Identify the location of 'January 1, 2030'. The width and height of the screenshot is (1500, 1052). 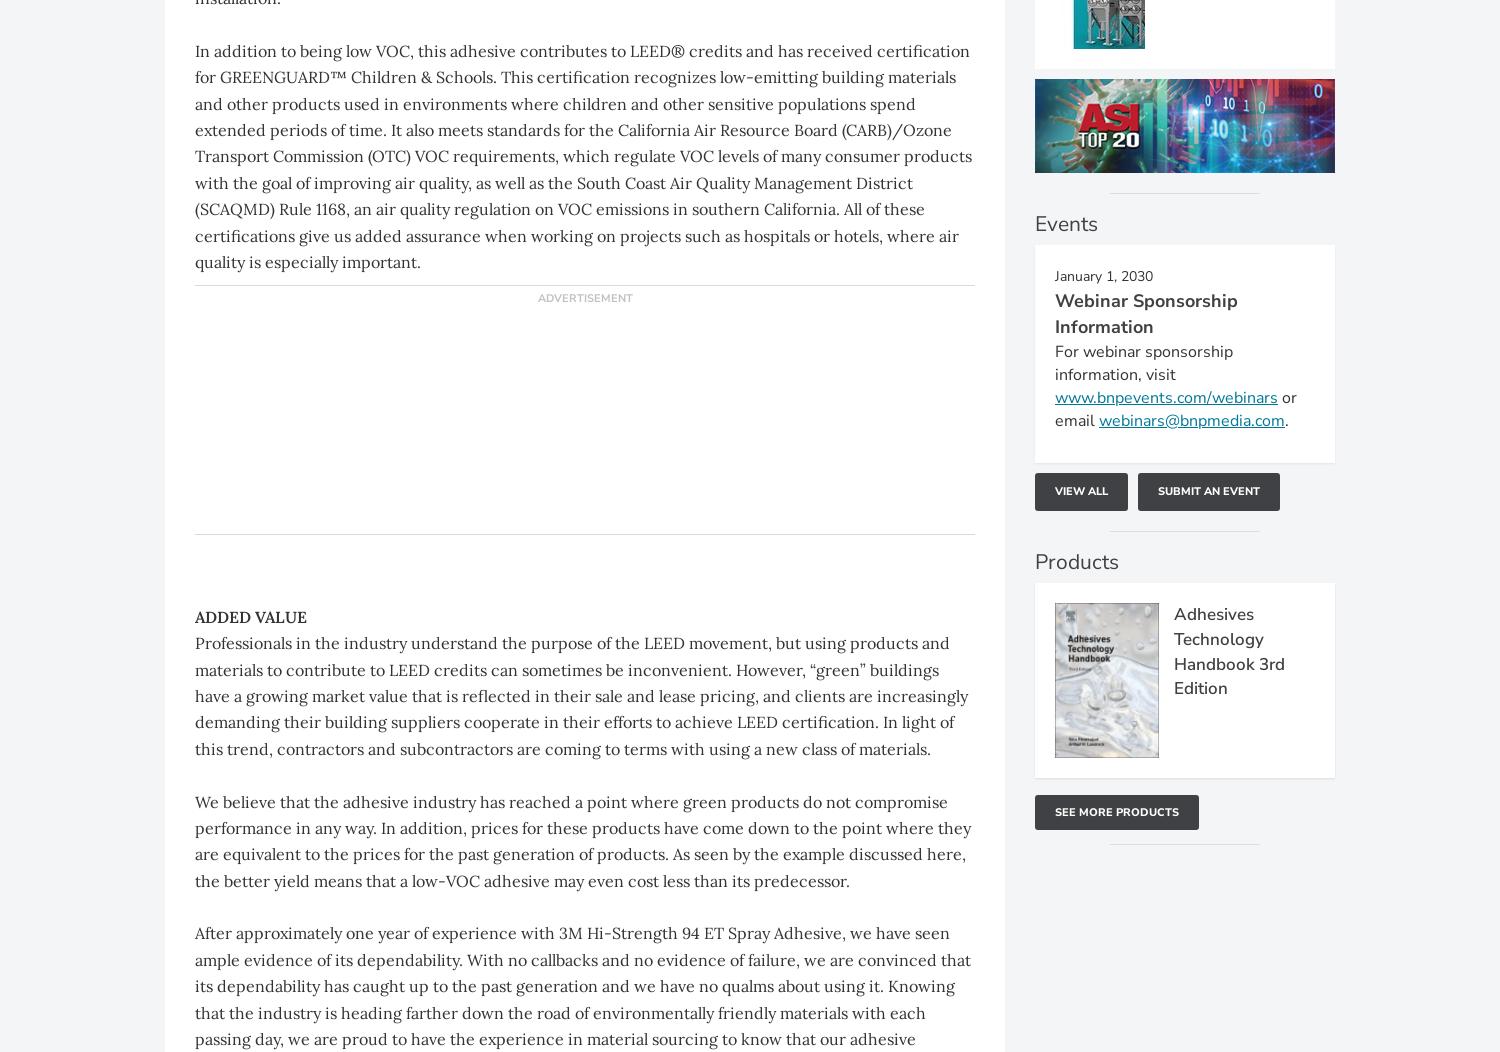
(1103, 276).